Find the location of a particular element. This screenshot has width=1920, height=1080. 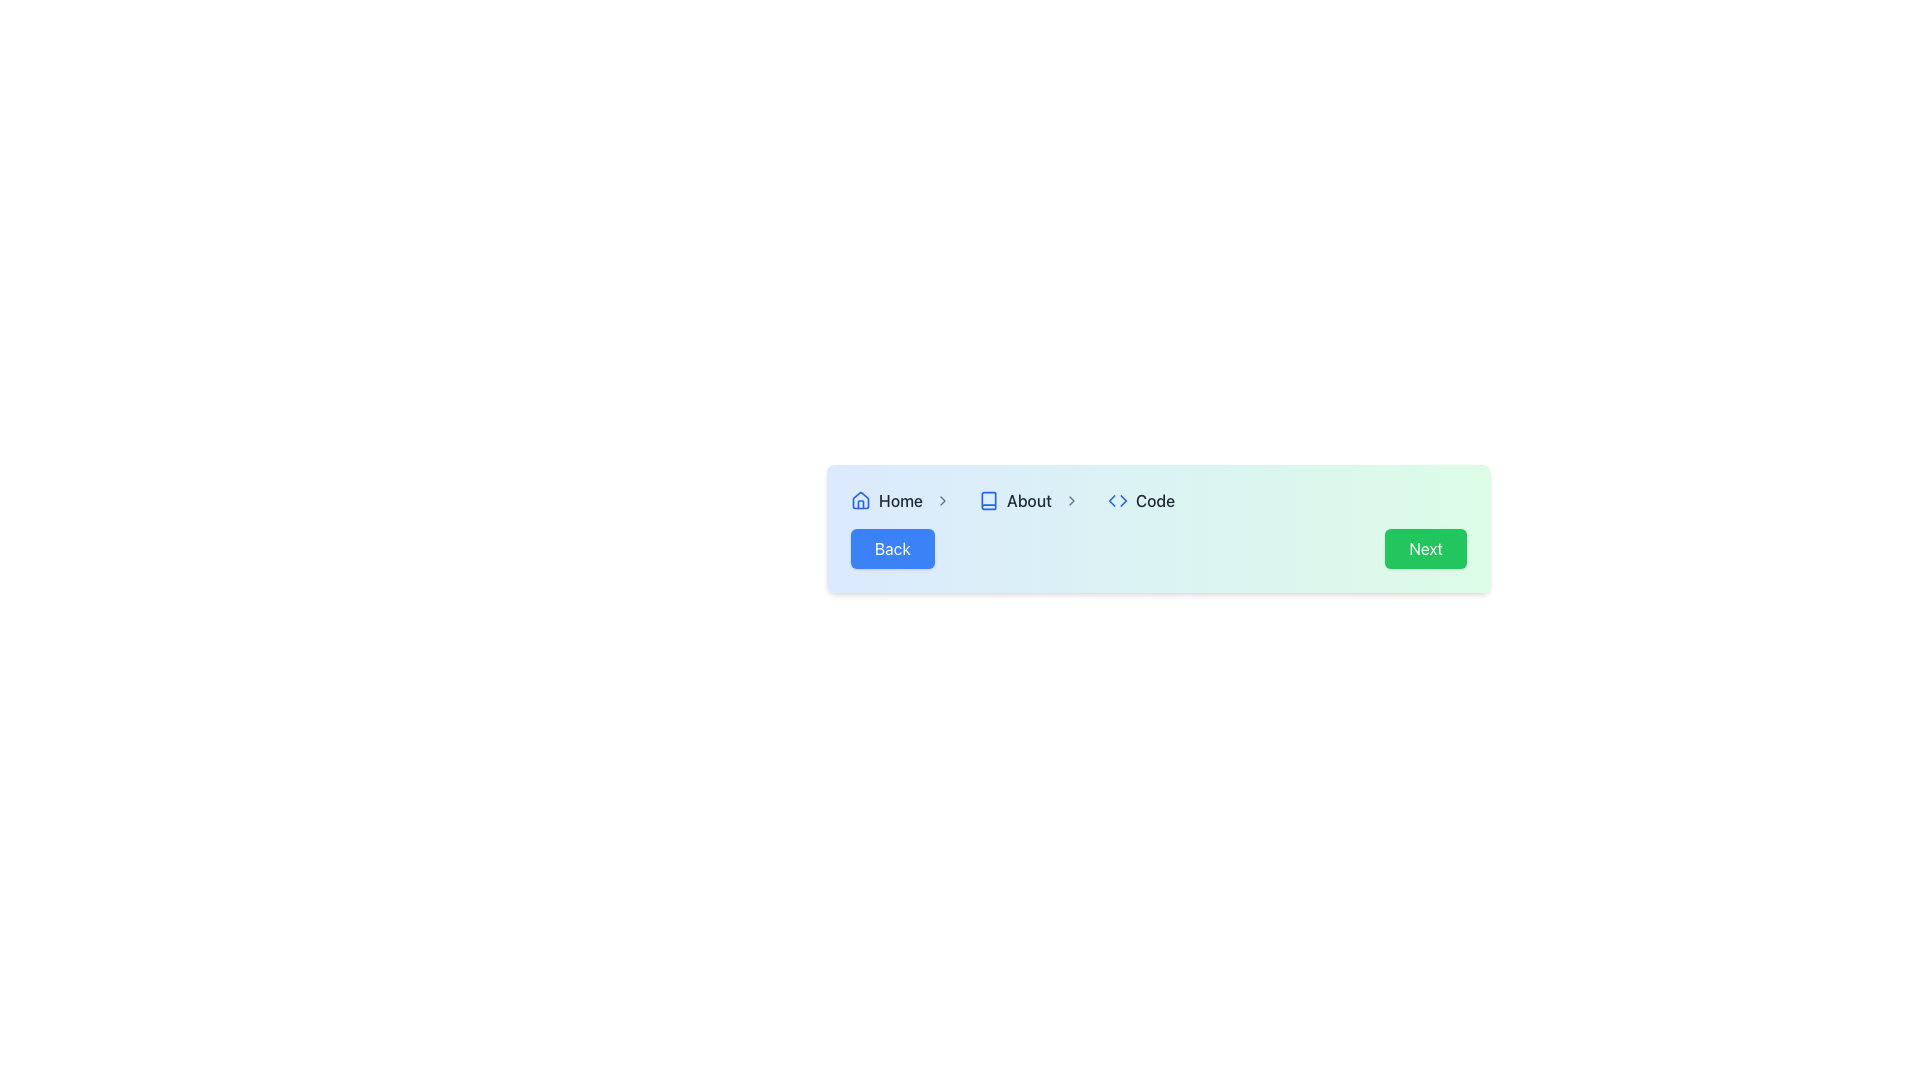

the Breadcrumb navigation bar is located at coordinates (1158, 527).